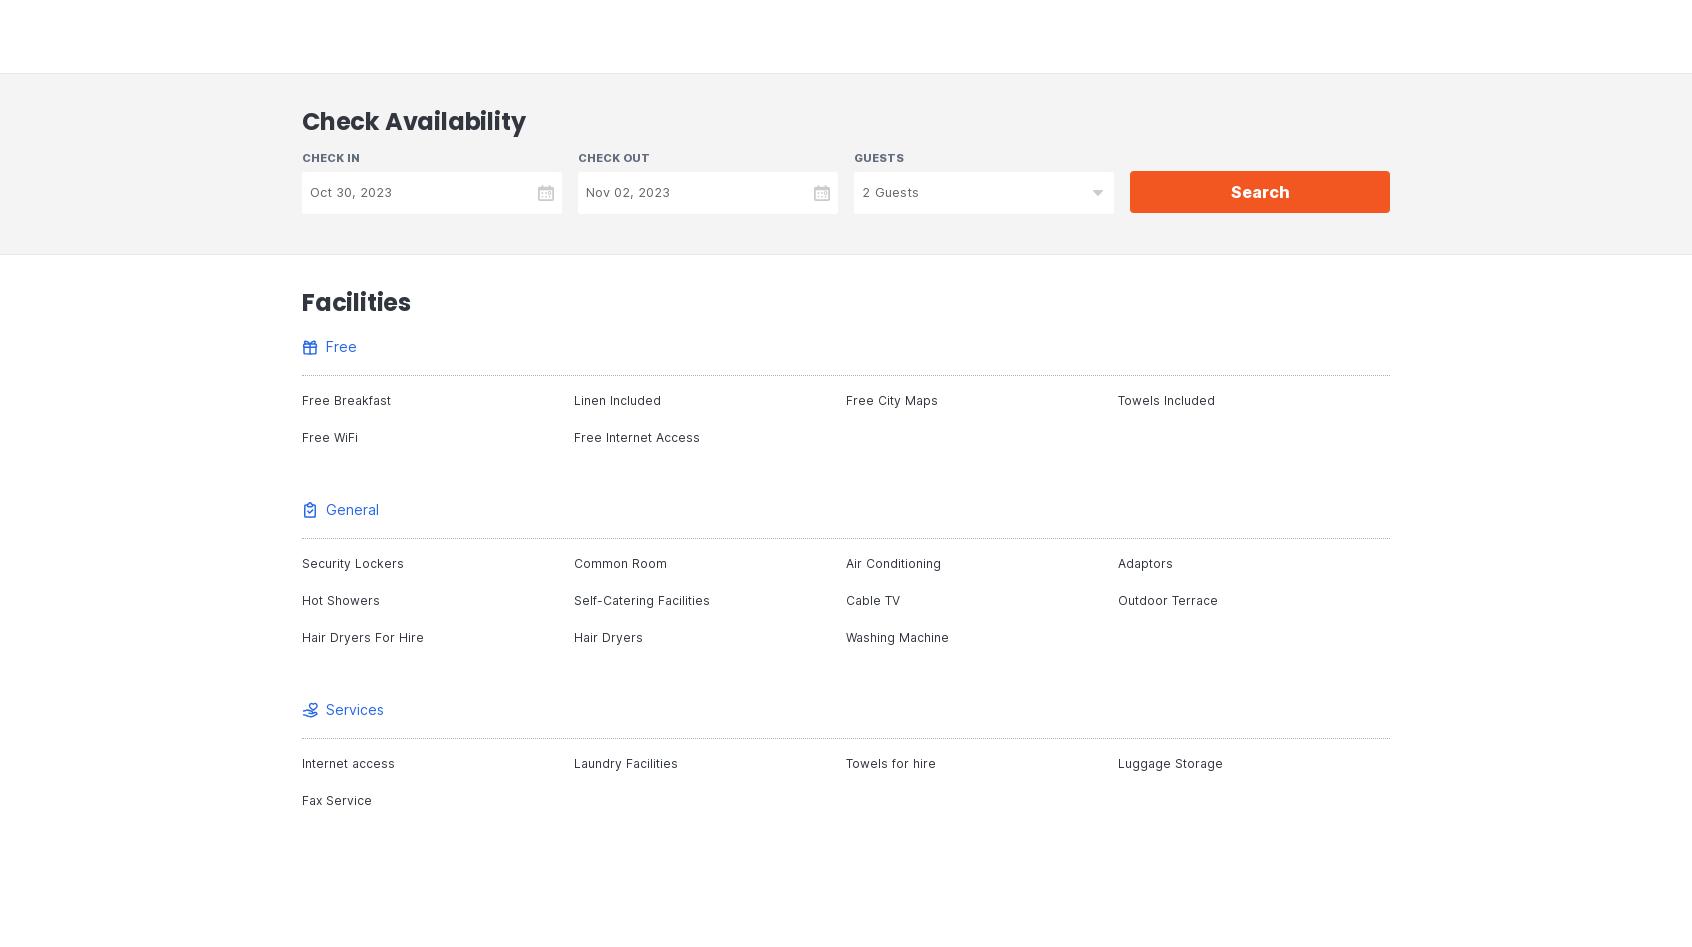 Image resolution: width=1692 pixels, height=947 pixels. What do you see at coordinates (589, 50) in the screenshot?
I see `'This property also has one of the best-rated locations in Busan!'` at bounding box center [589, 50].